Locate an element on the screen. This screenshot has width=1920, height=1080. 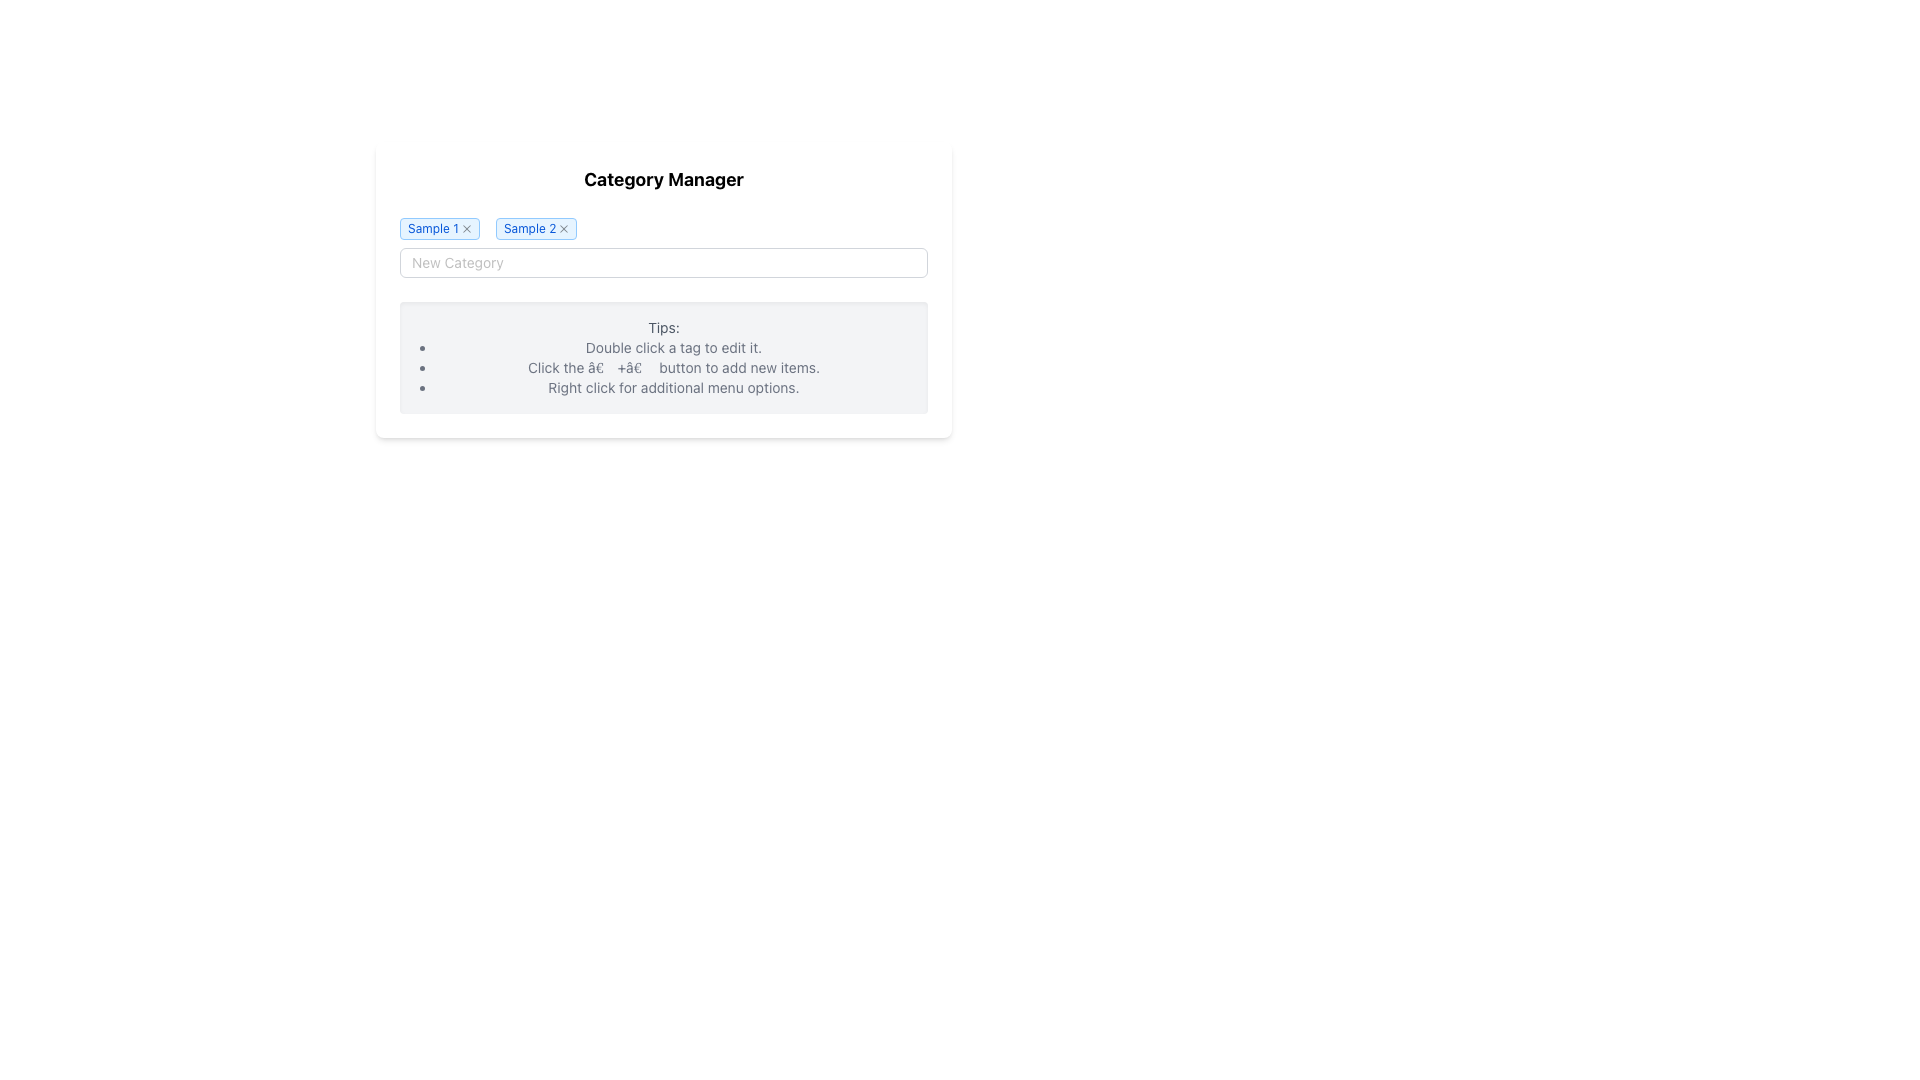
the Informational text block that contains the title 'Tips:' and a bulleted list of instructions, located beneath the 'New Category' text input field is located at coordinates (663, 357).